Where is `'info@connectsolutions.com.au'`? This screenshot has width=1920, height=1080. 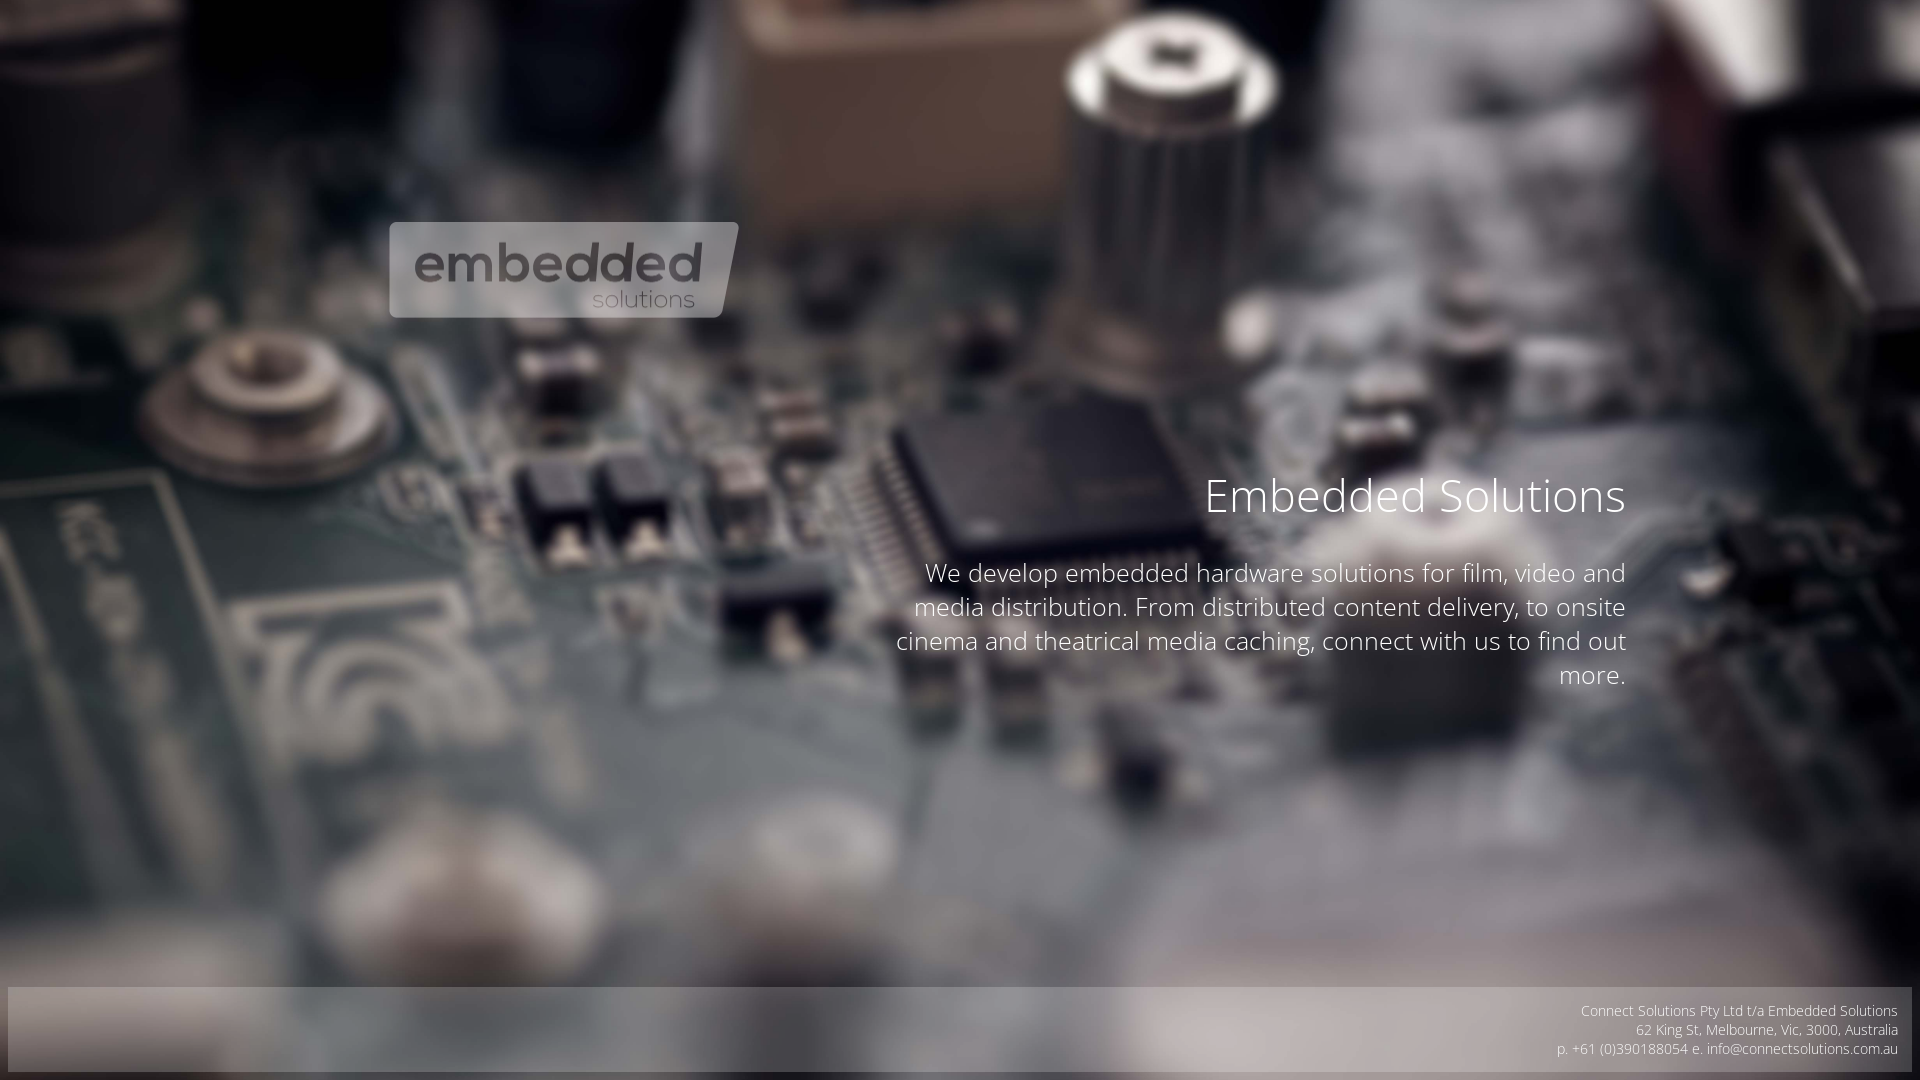
'info@connectsolutions.com.au' is located at coordinates (1706, 1047).